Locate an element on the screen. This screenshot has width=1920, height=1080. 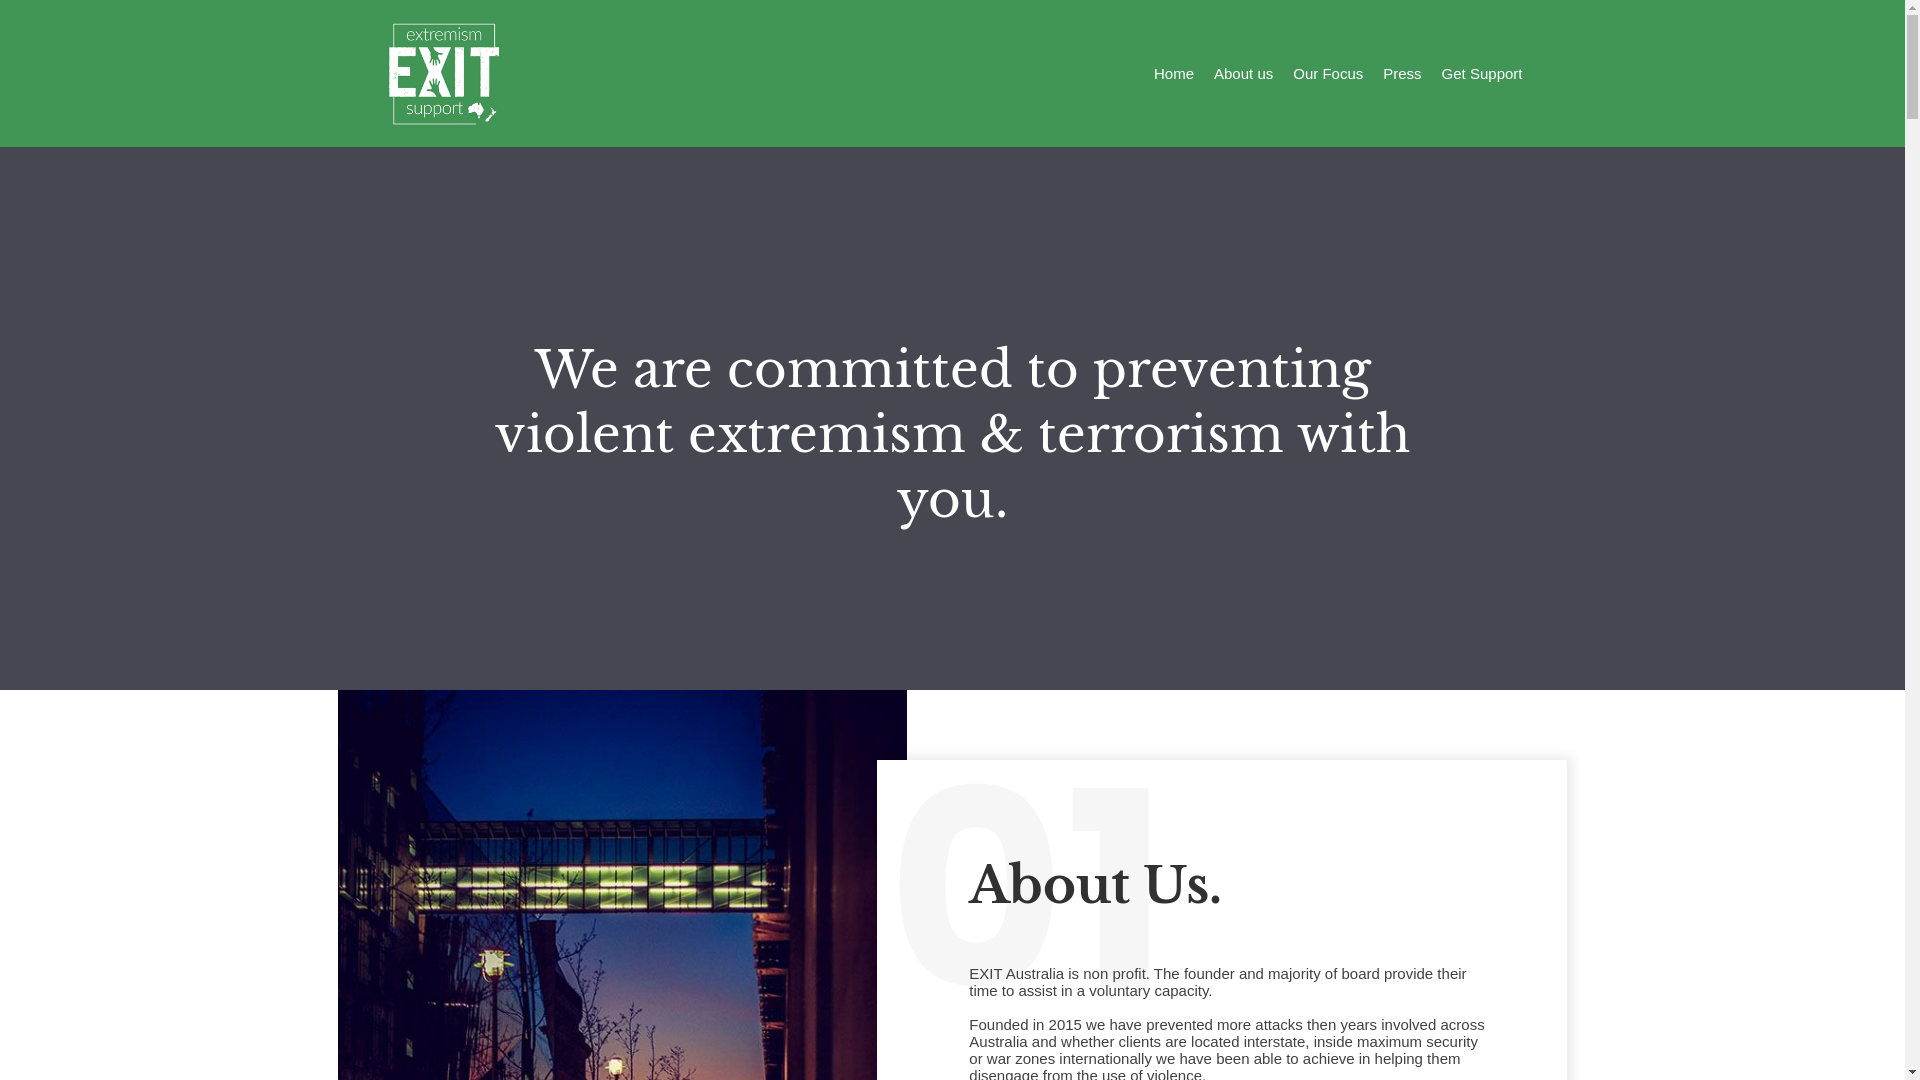
'Press' is located at coordinates (1381, 72).